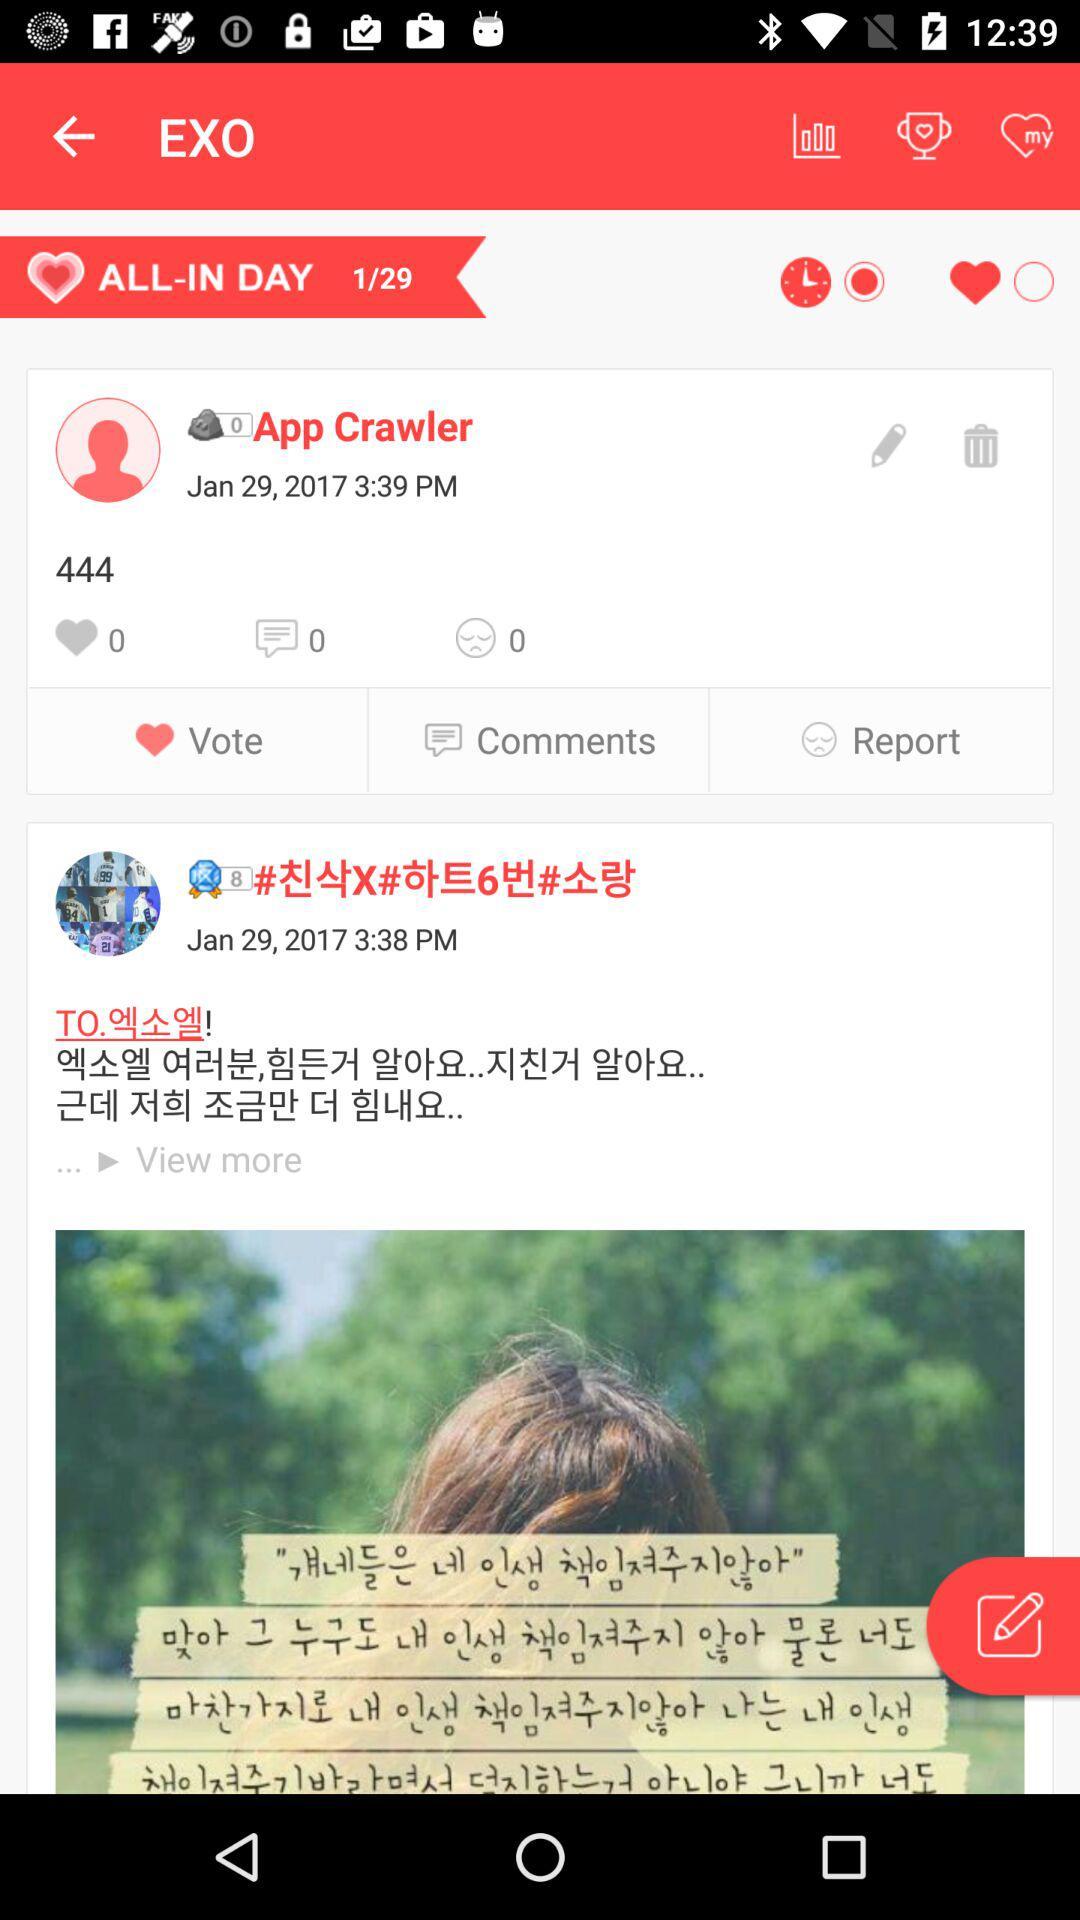 The width and height of the screenshot is (1080, 1920). What do you see at coordinates (817, 135) in the screenshot?
I see `the app next to exo` at bounding box center [817, 135].